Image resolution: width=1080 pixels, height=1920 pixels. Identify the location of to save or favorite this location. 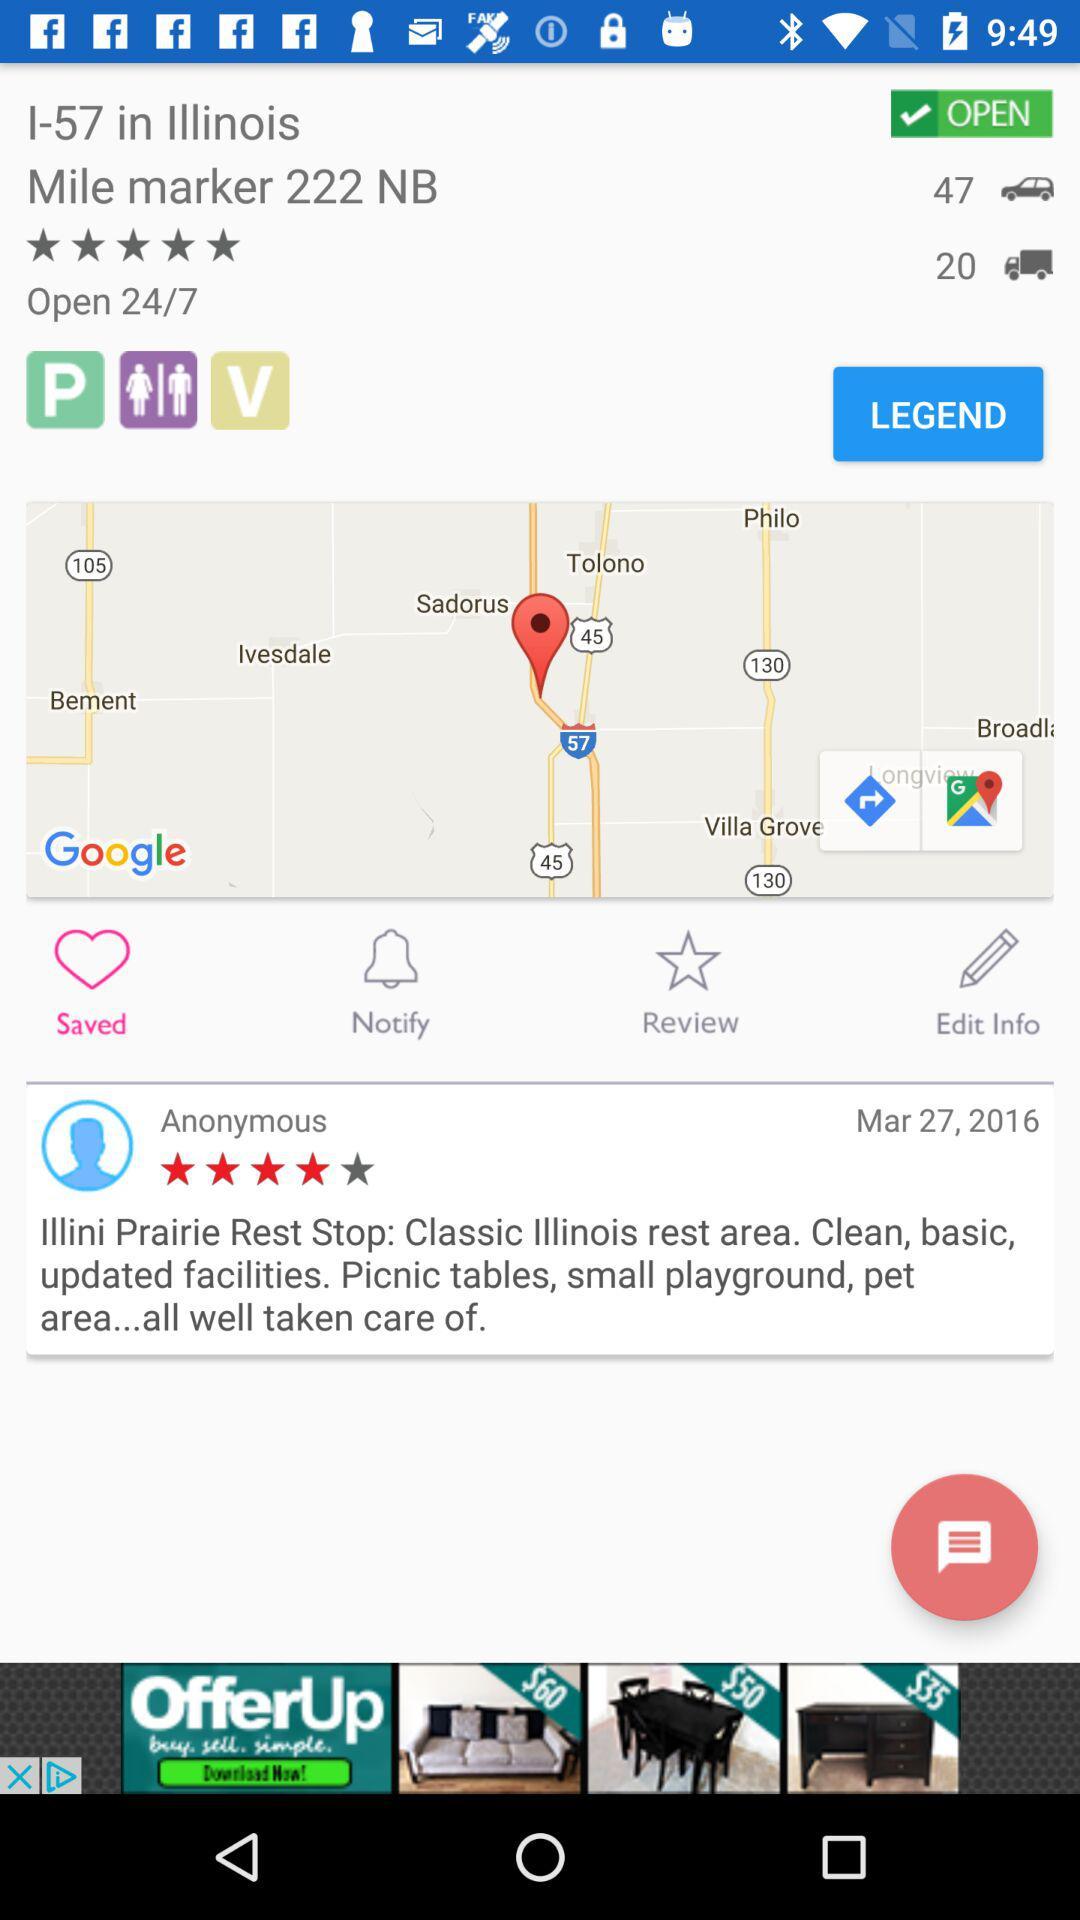
(91, 982).